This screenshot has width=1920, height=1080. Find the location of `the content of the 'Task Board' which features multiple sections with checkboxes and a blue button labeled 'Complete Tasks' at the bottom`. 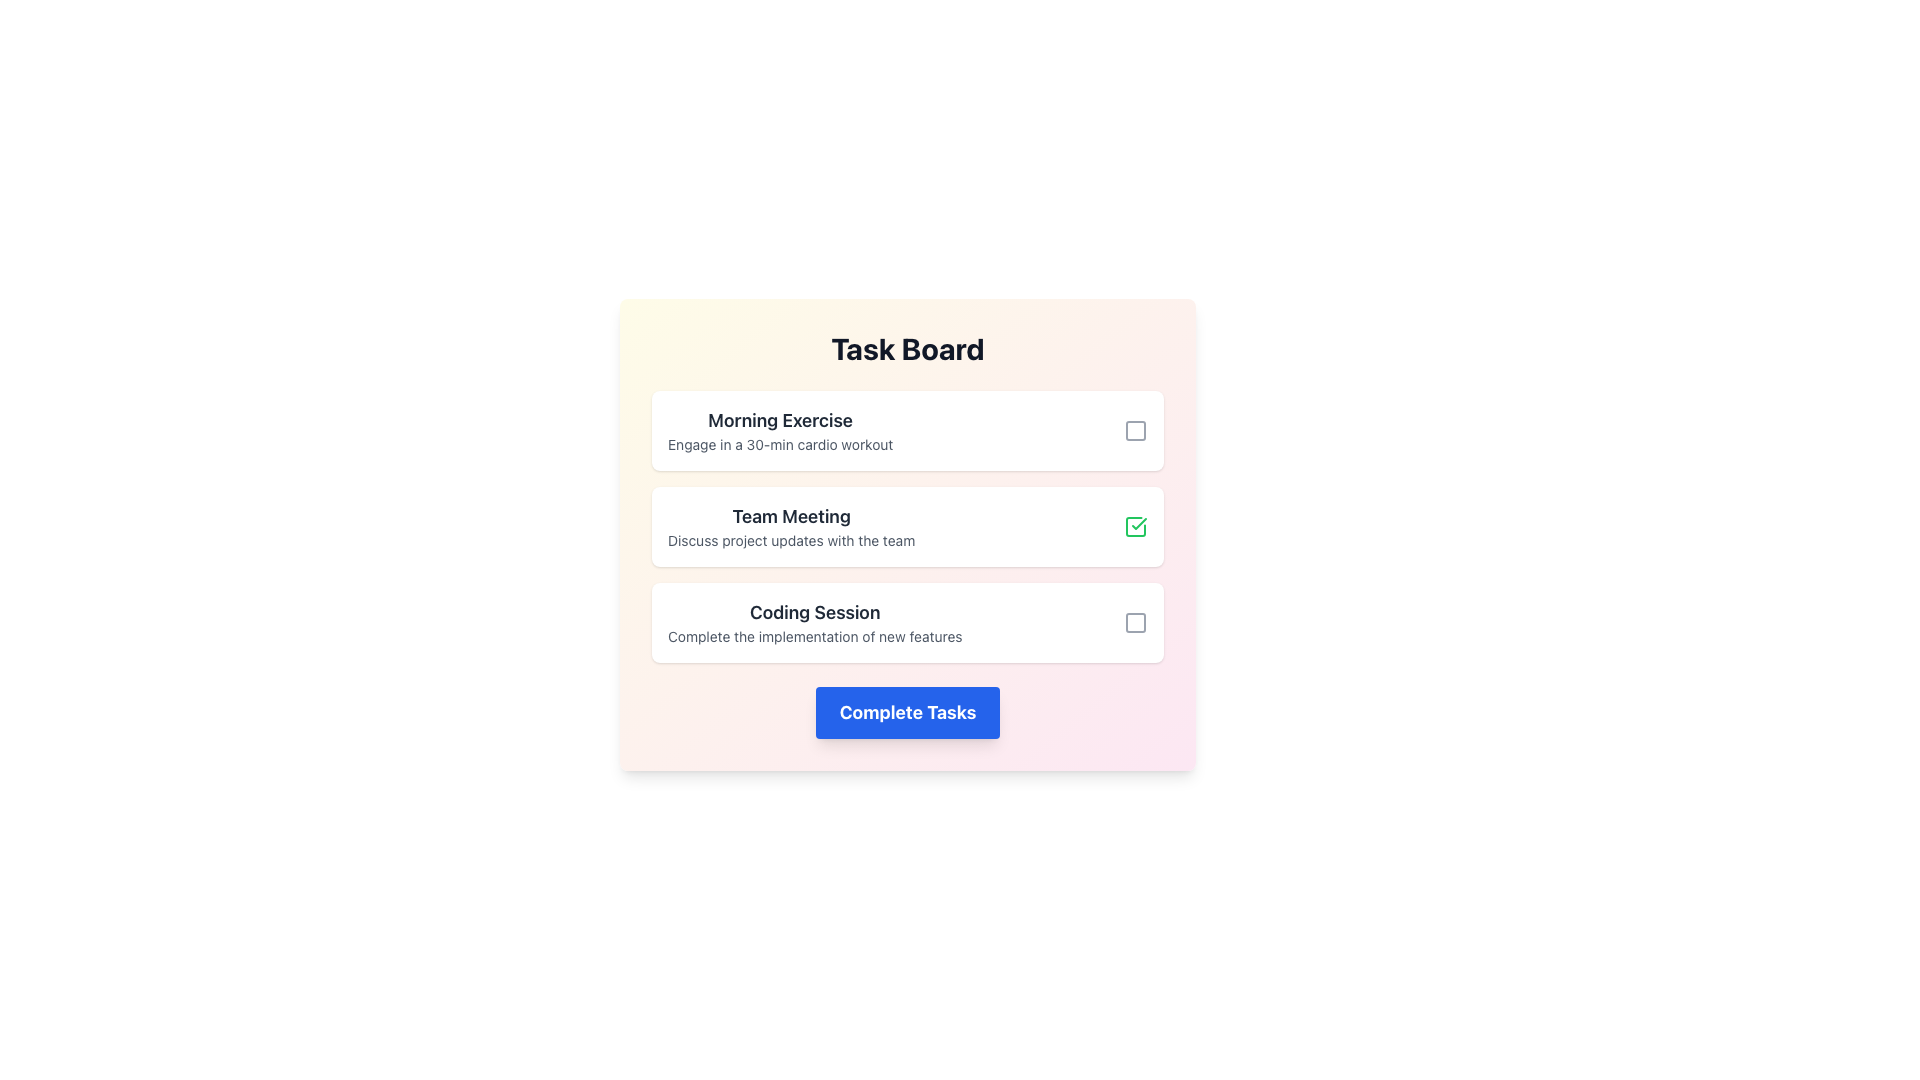

the content of the 'Task Board' which features multiple sections with checkboxes and a blue button labeled 'Complete Tasks' at the bottom is located at coordinates (906, 534).